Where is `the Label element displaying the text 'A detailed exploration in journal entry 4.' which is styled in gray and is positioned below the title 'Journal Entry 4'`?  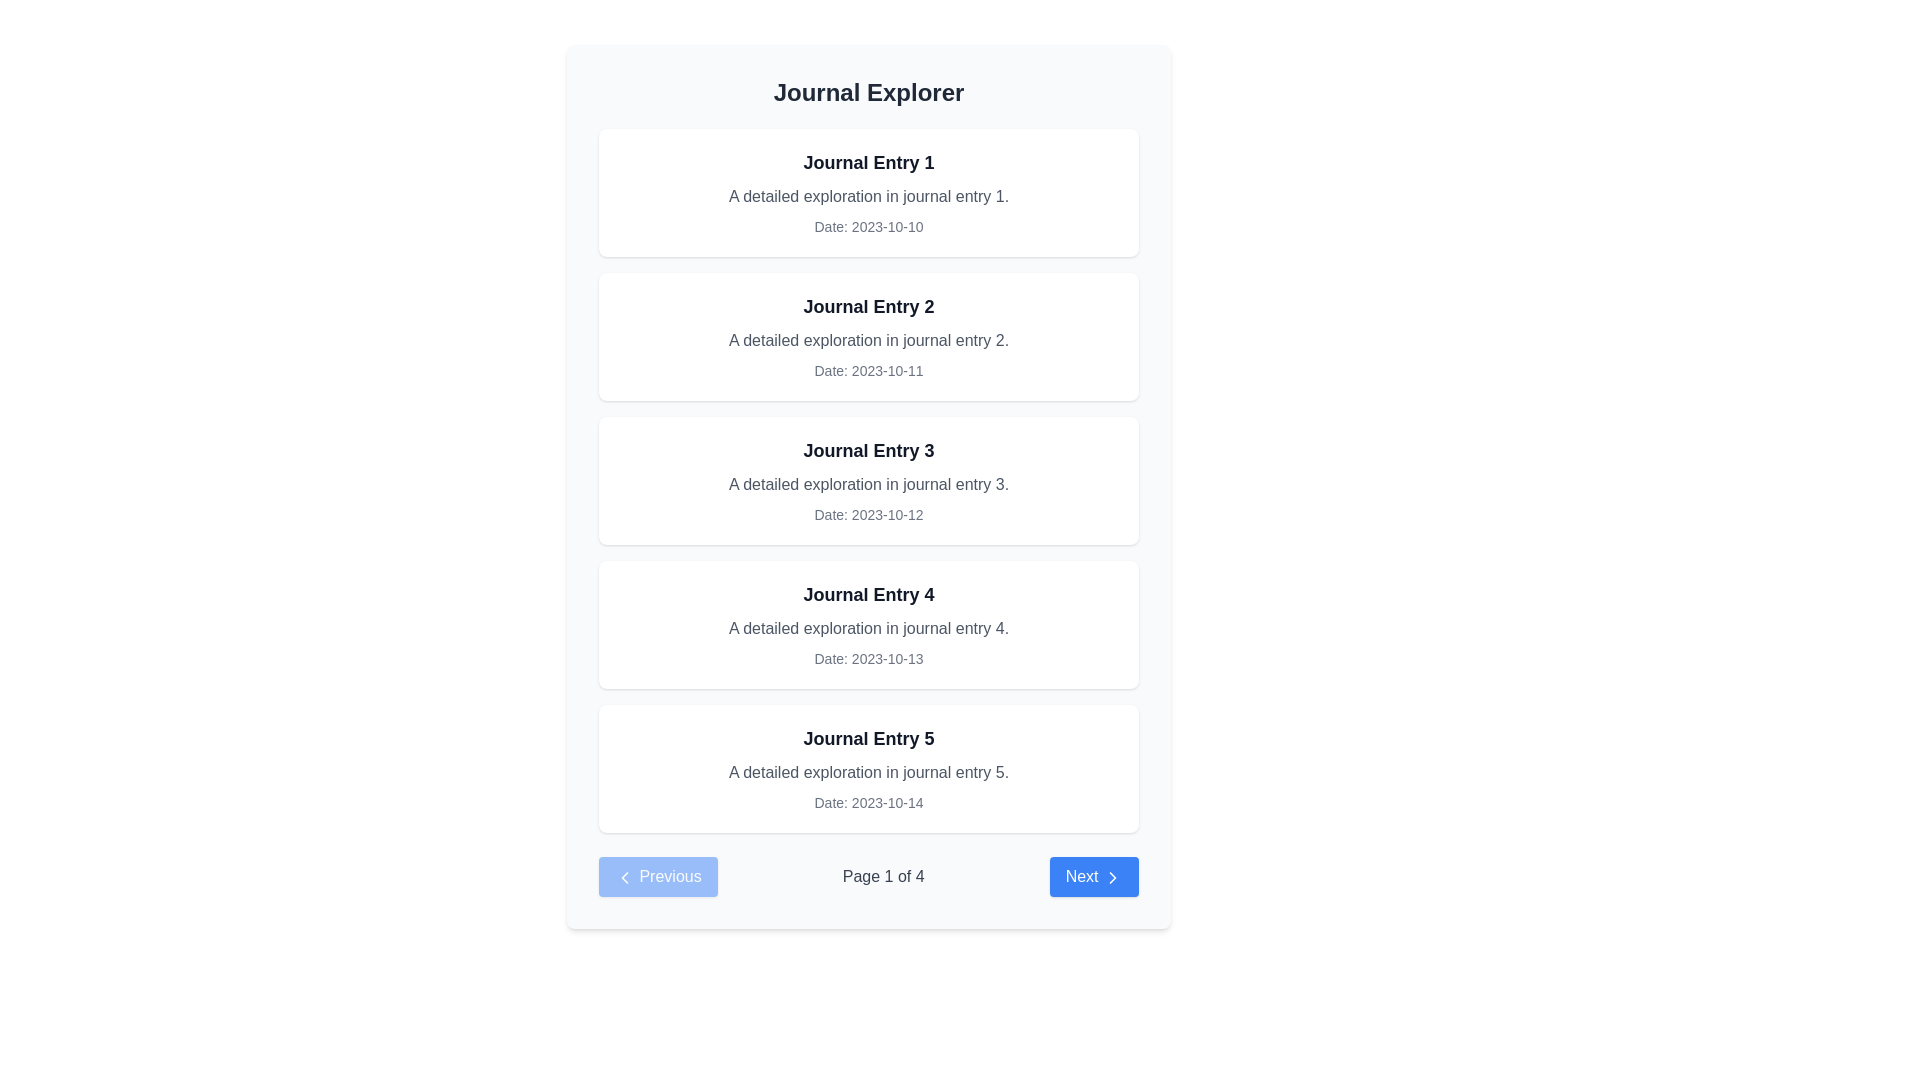
the Label element displaying the text 'A detailed exploration in journal entry 4.' which is styled in gray and is positioned below the title 'Journal Entry 4' is located at coordinates (868, 627).